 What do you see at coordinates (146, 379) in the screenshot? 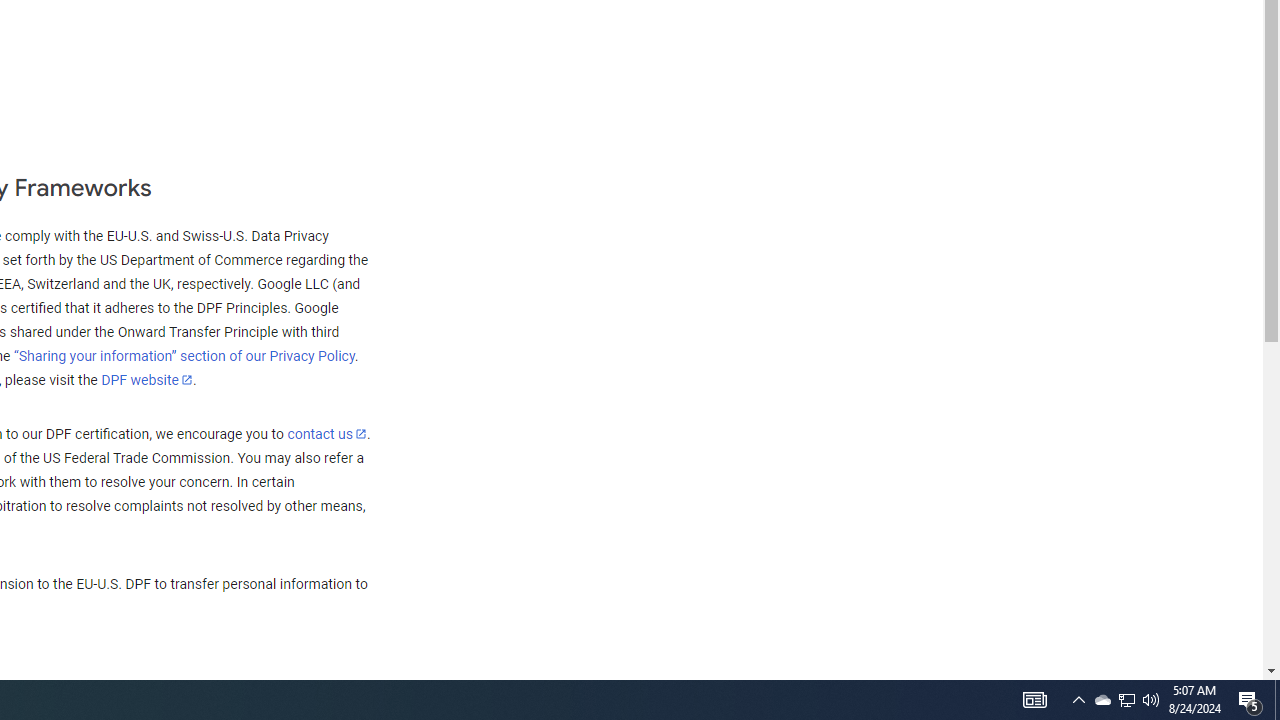
I see `'DPF website'` at bounding box center [146, 379].